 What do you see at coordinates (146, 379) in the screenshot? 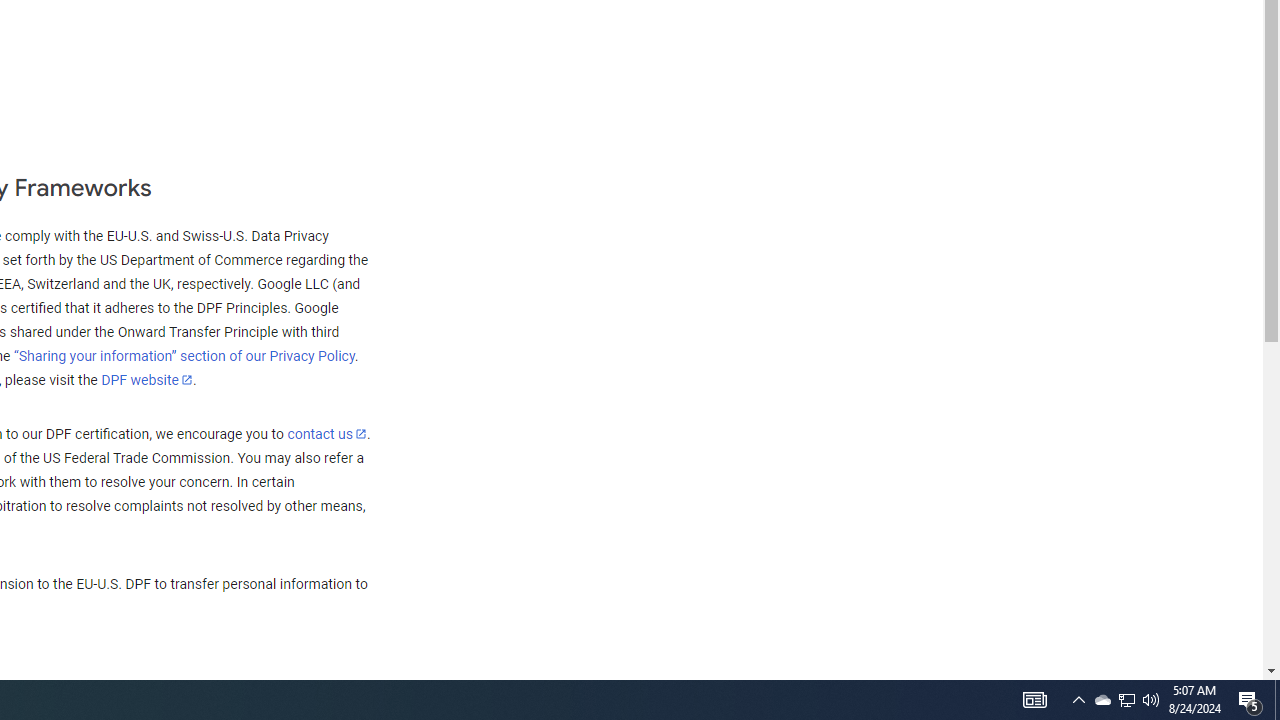
I see `'DPF website'` at bounding box center [146, 379].